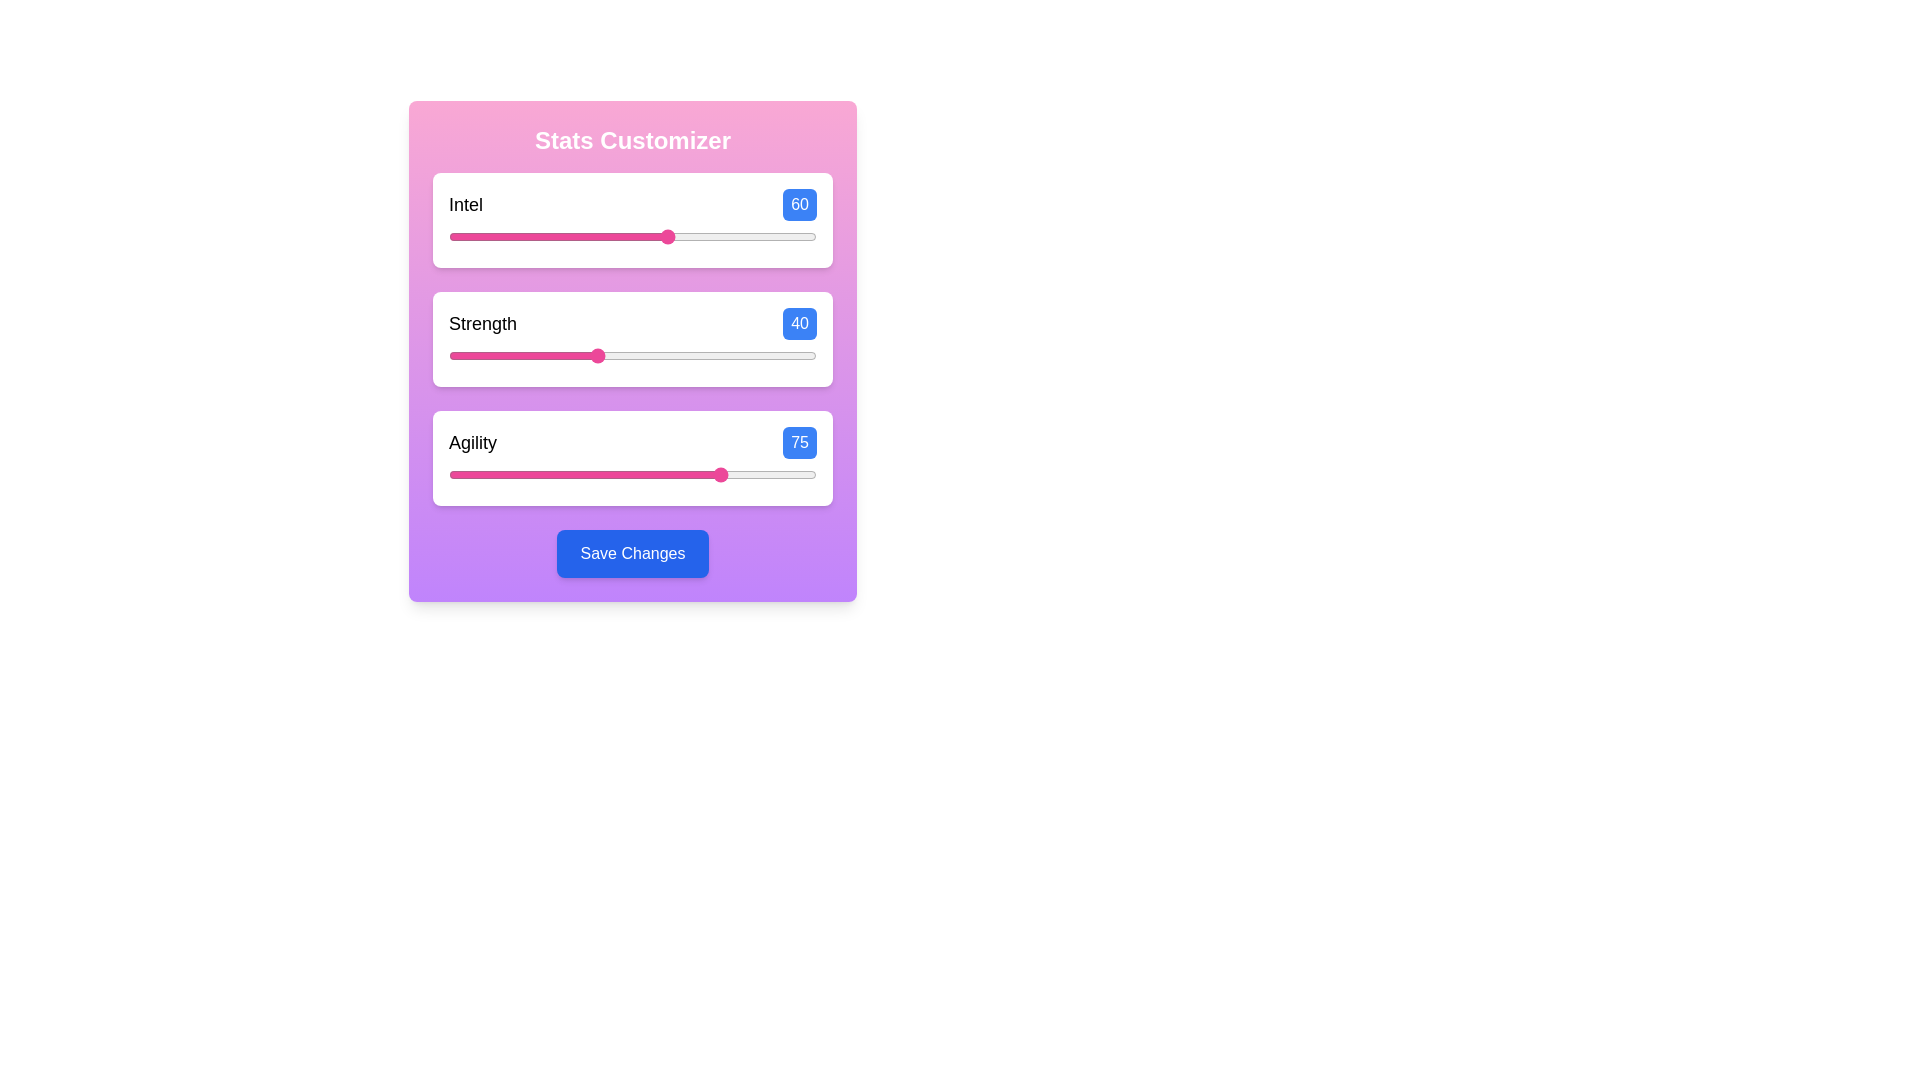  I want to click on the intelligence attribute, so click(598, 235).